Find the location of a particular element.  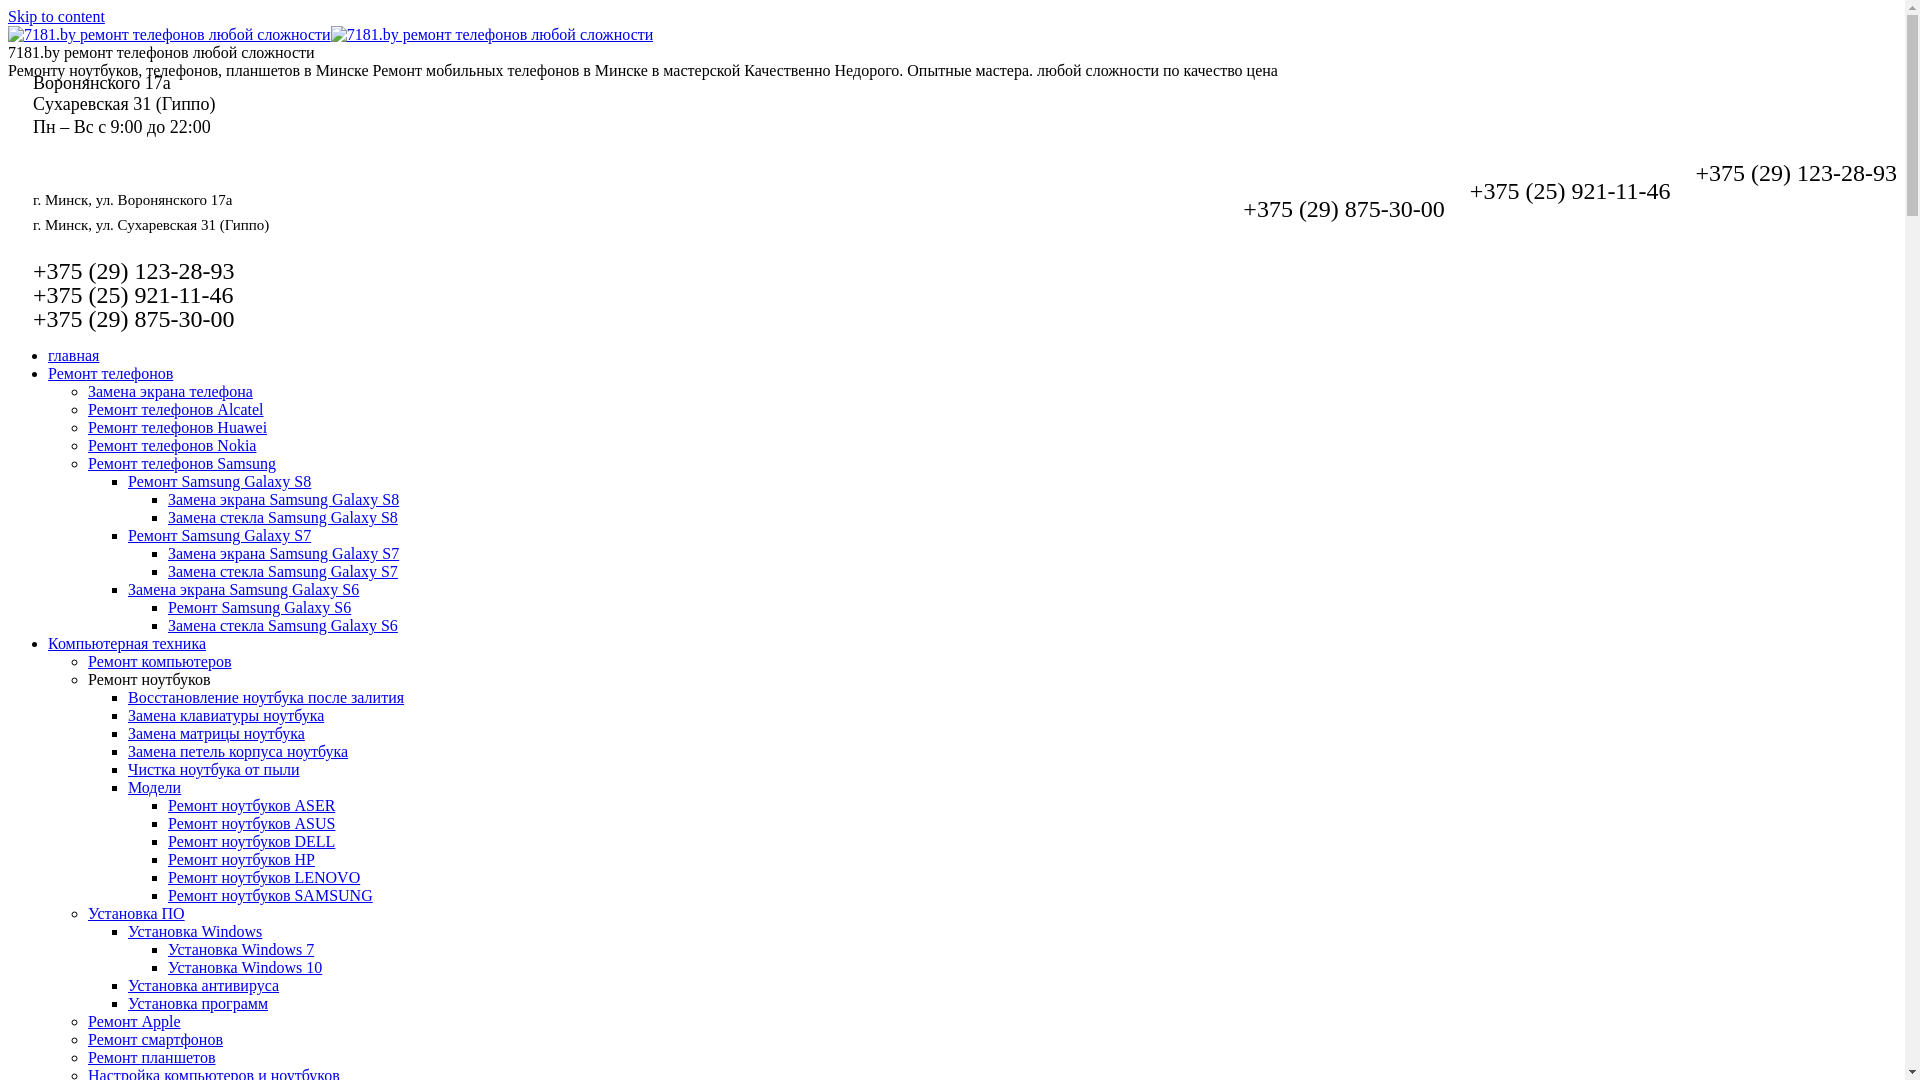

'+375 (29) 875-30-00' is located at coordinates (1344, 208).